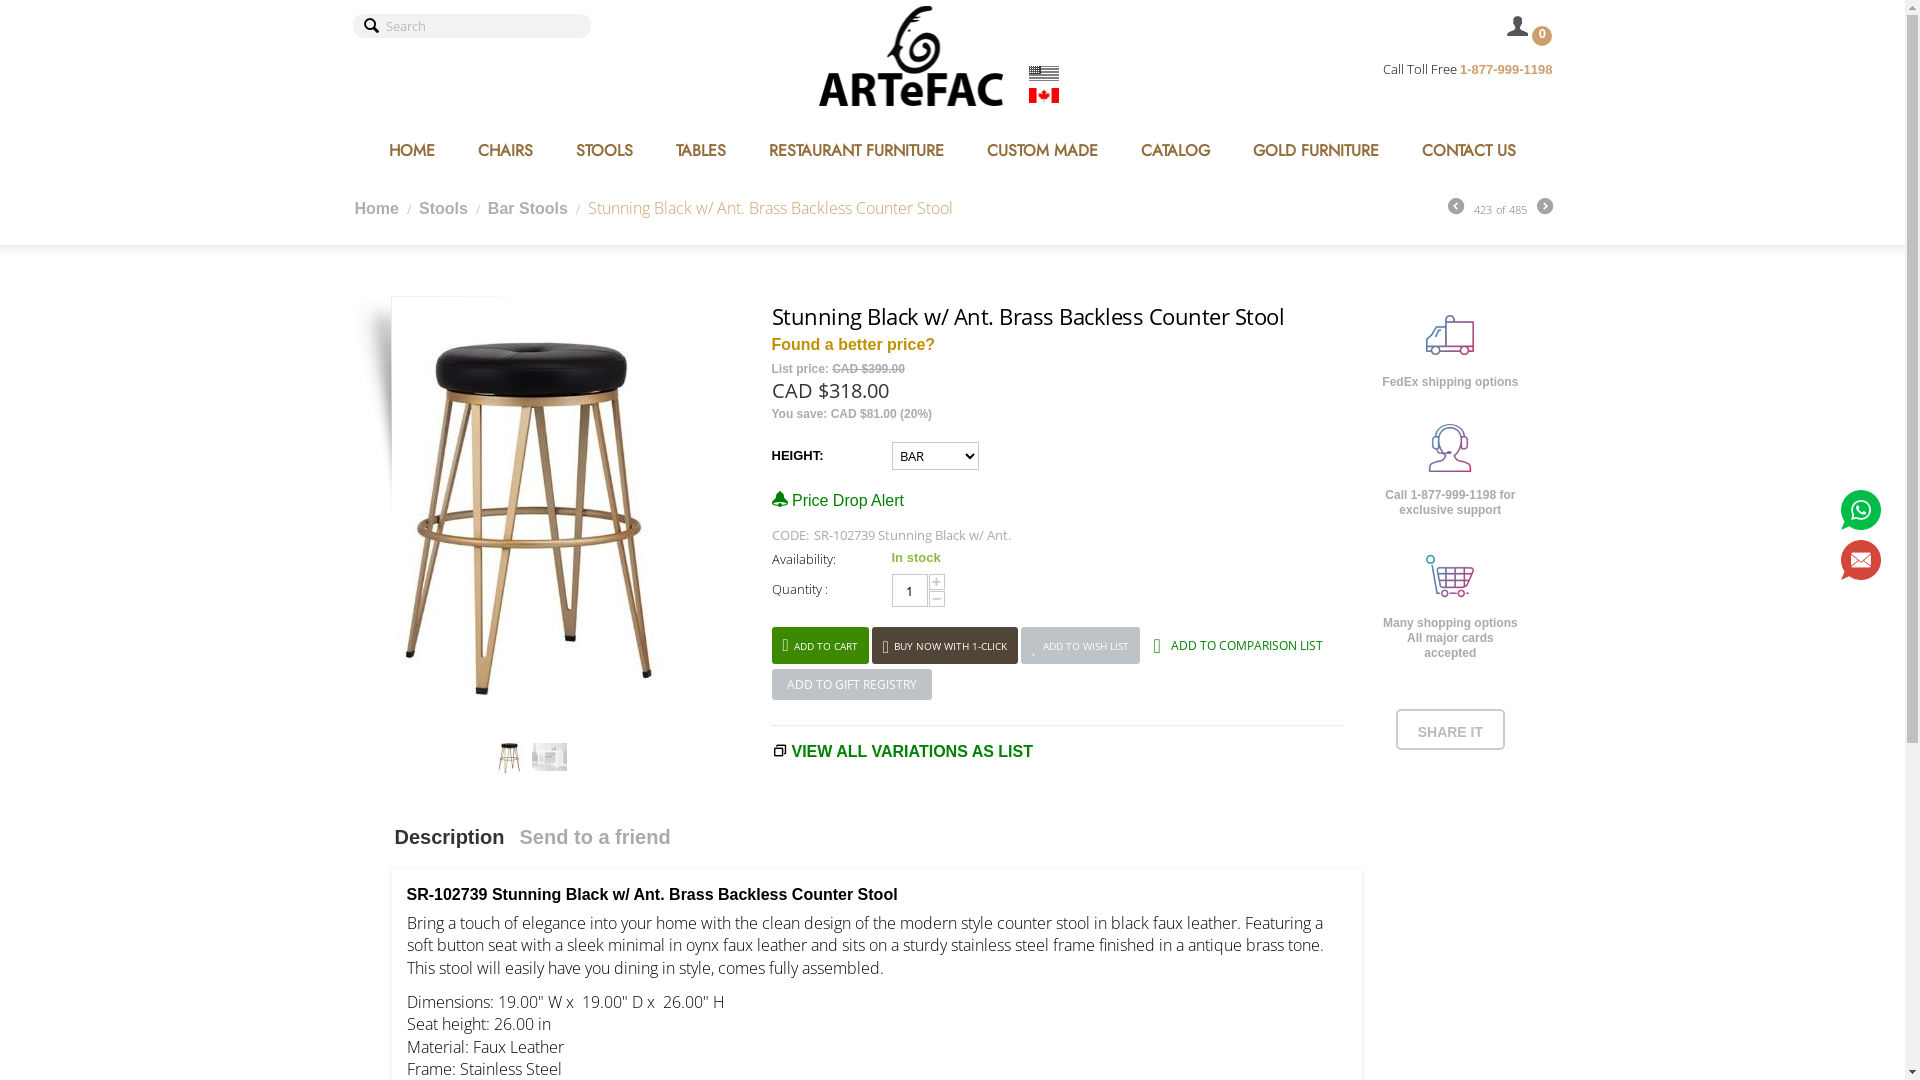 This screenshot has width=1920, height=1080. Describe the element at coordinates (771, 683) in the screenshot. I see `'ADD TO GIFT REGISTRY'` at that location.